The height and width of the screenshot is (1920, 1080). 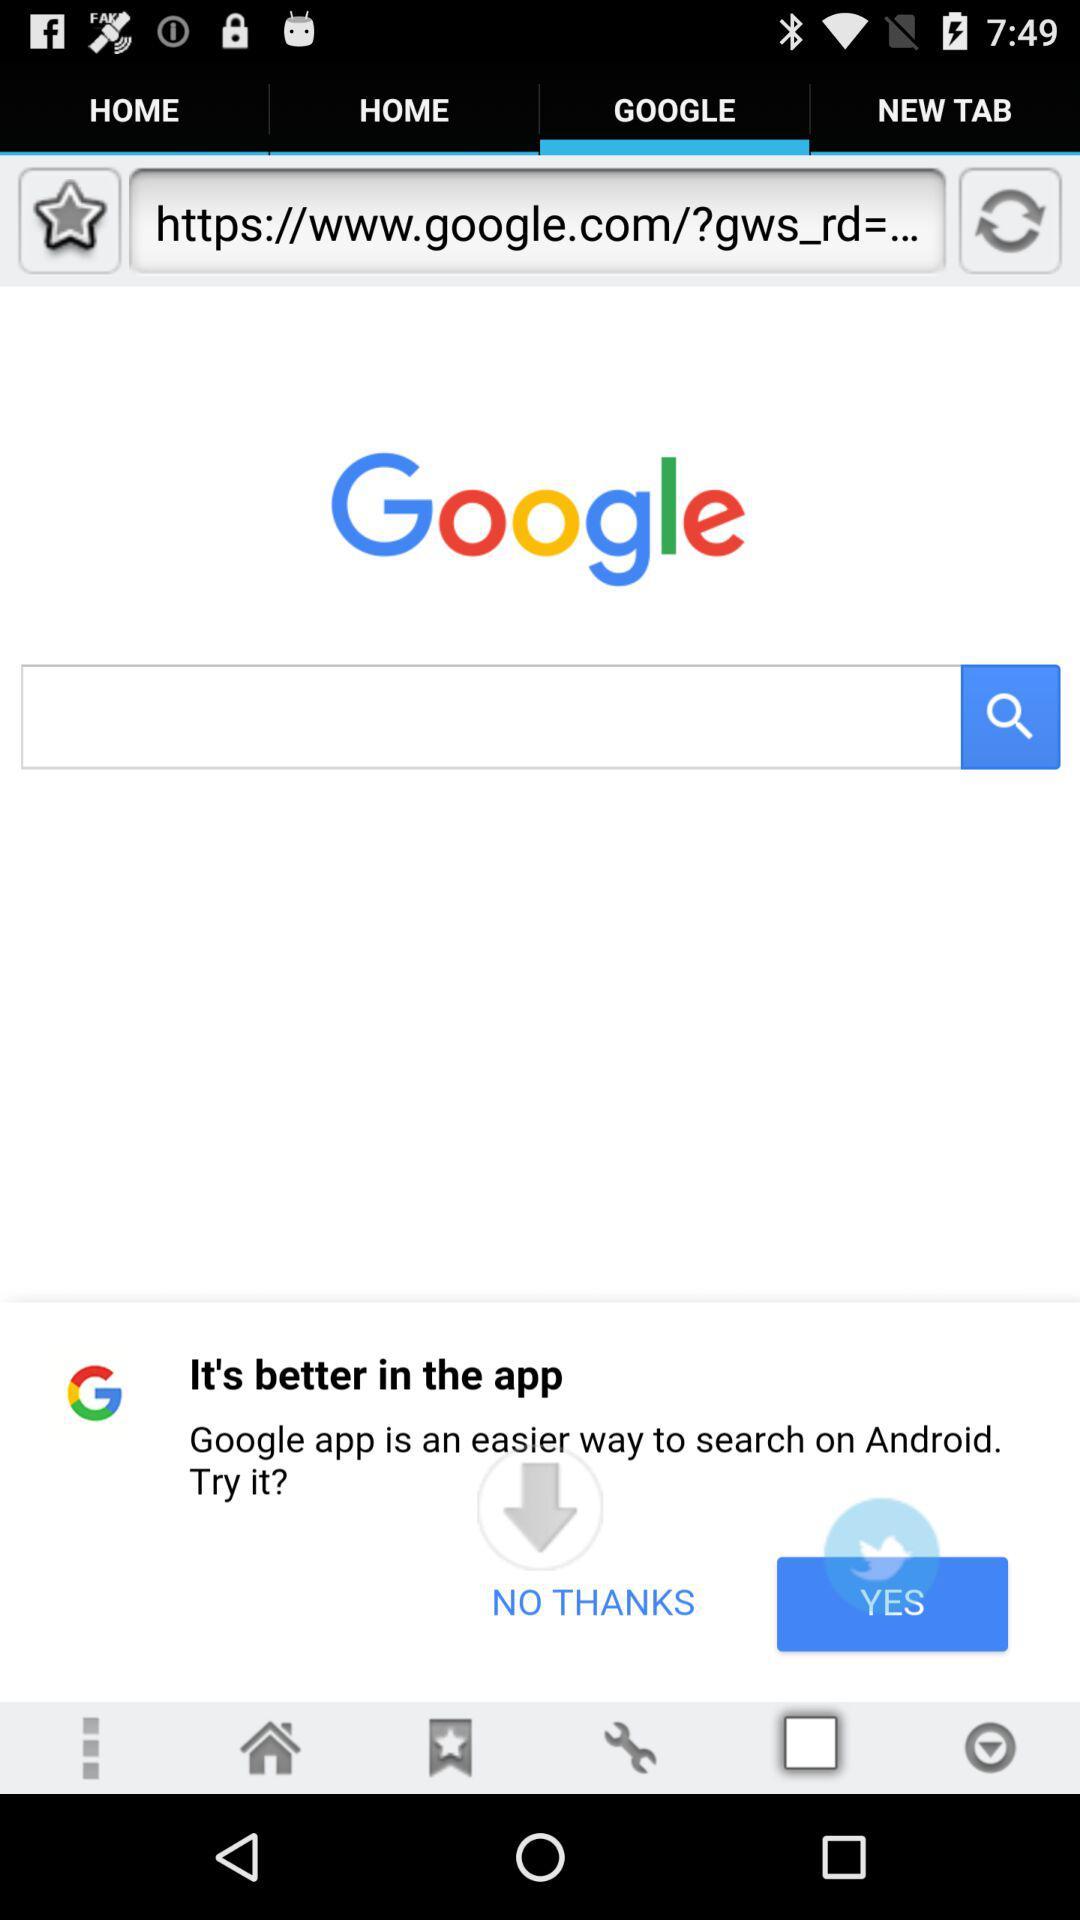 I want to click on menu pega, so click(x=990, y=1746).